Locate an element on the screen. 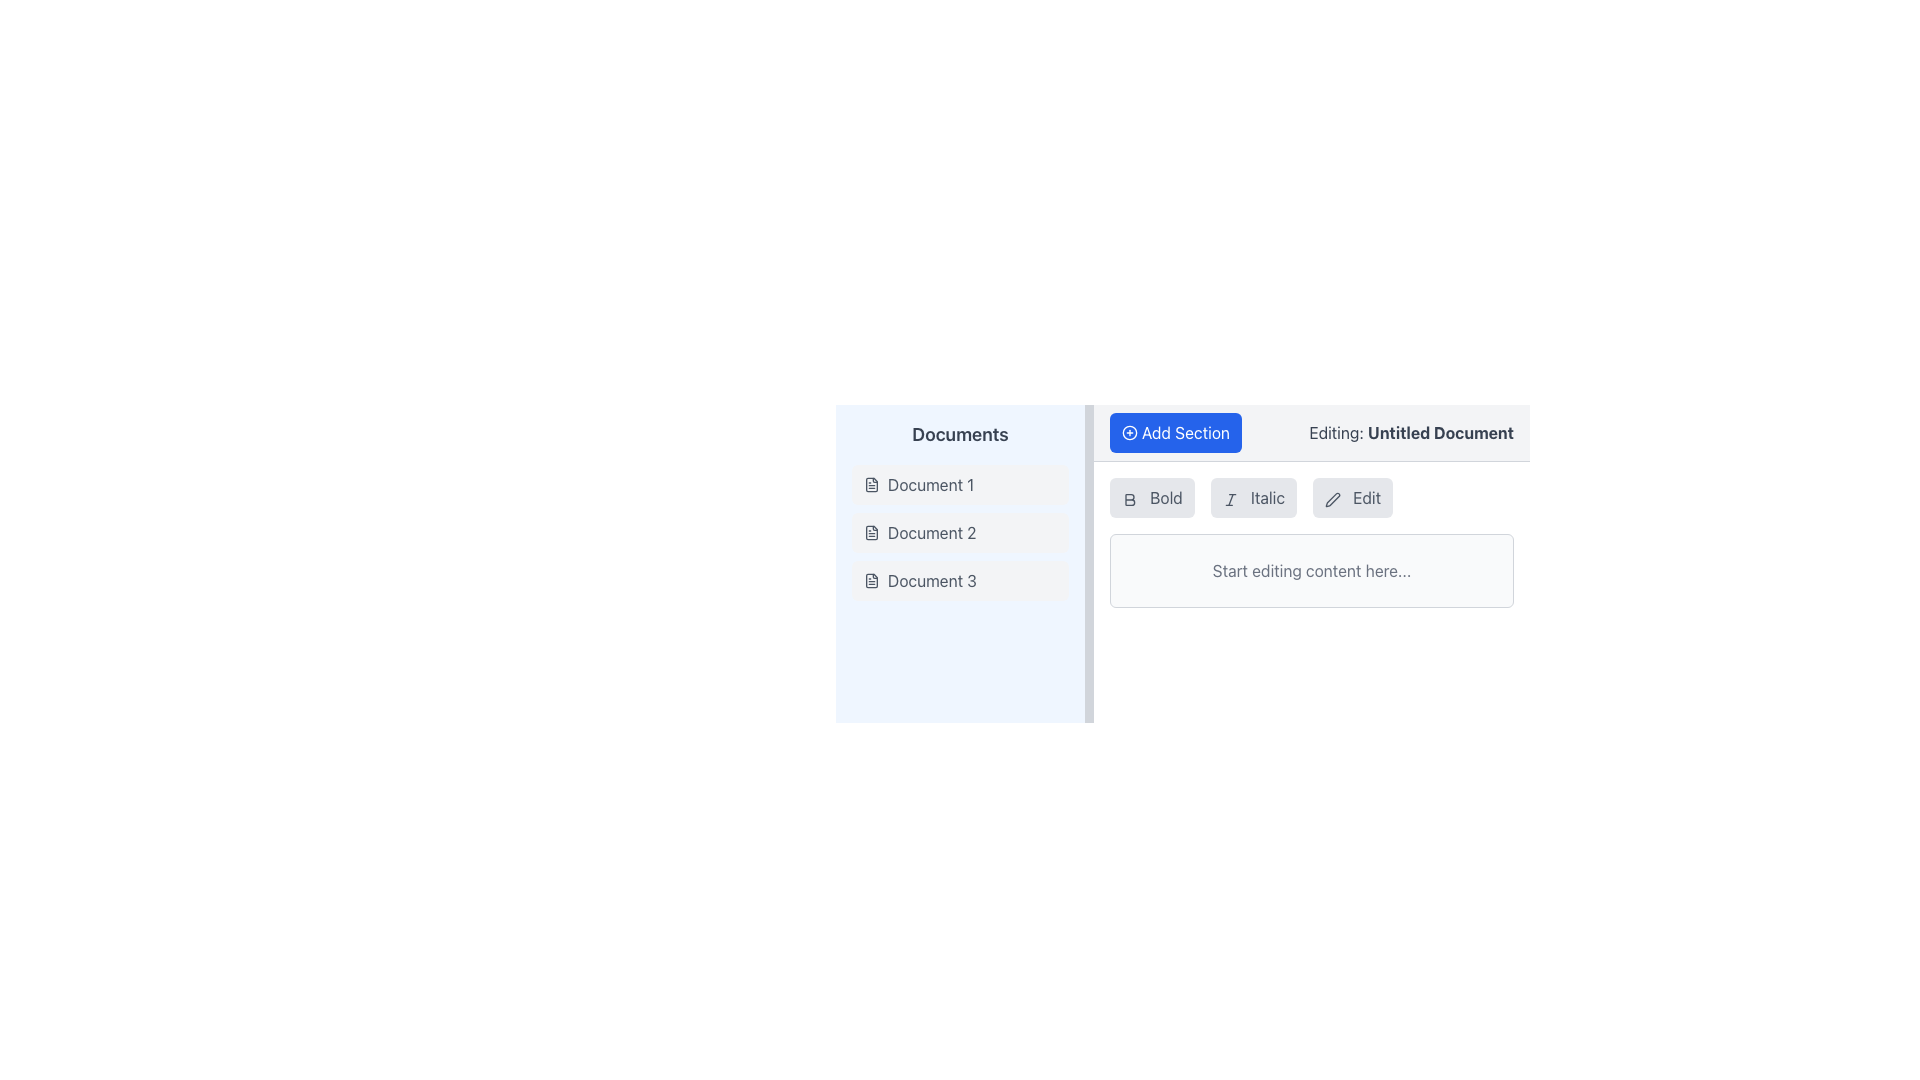 Image resolution: width=1920 pixels, height=1080 pixels. the 'Document 3' button is located at coordinates (960, 581).